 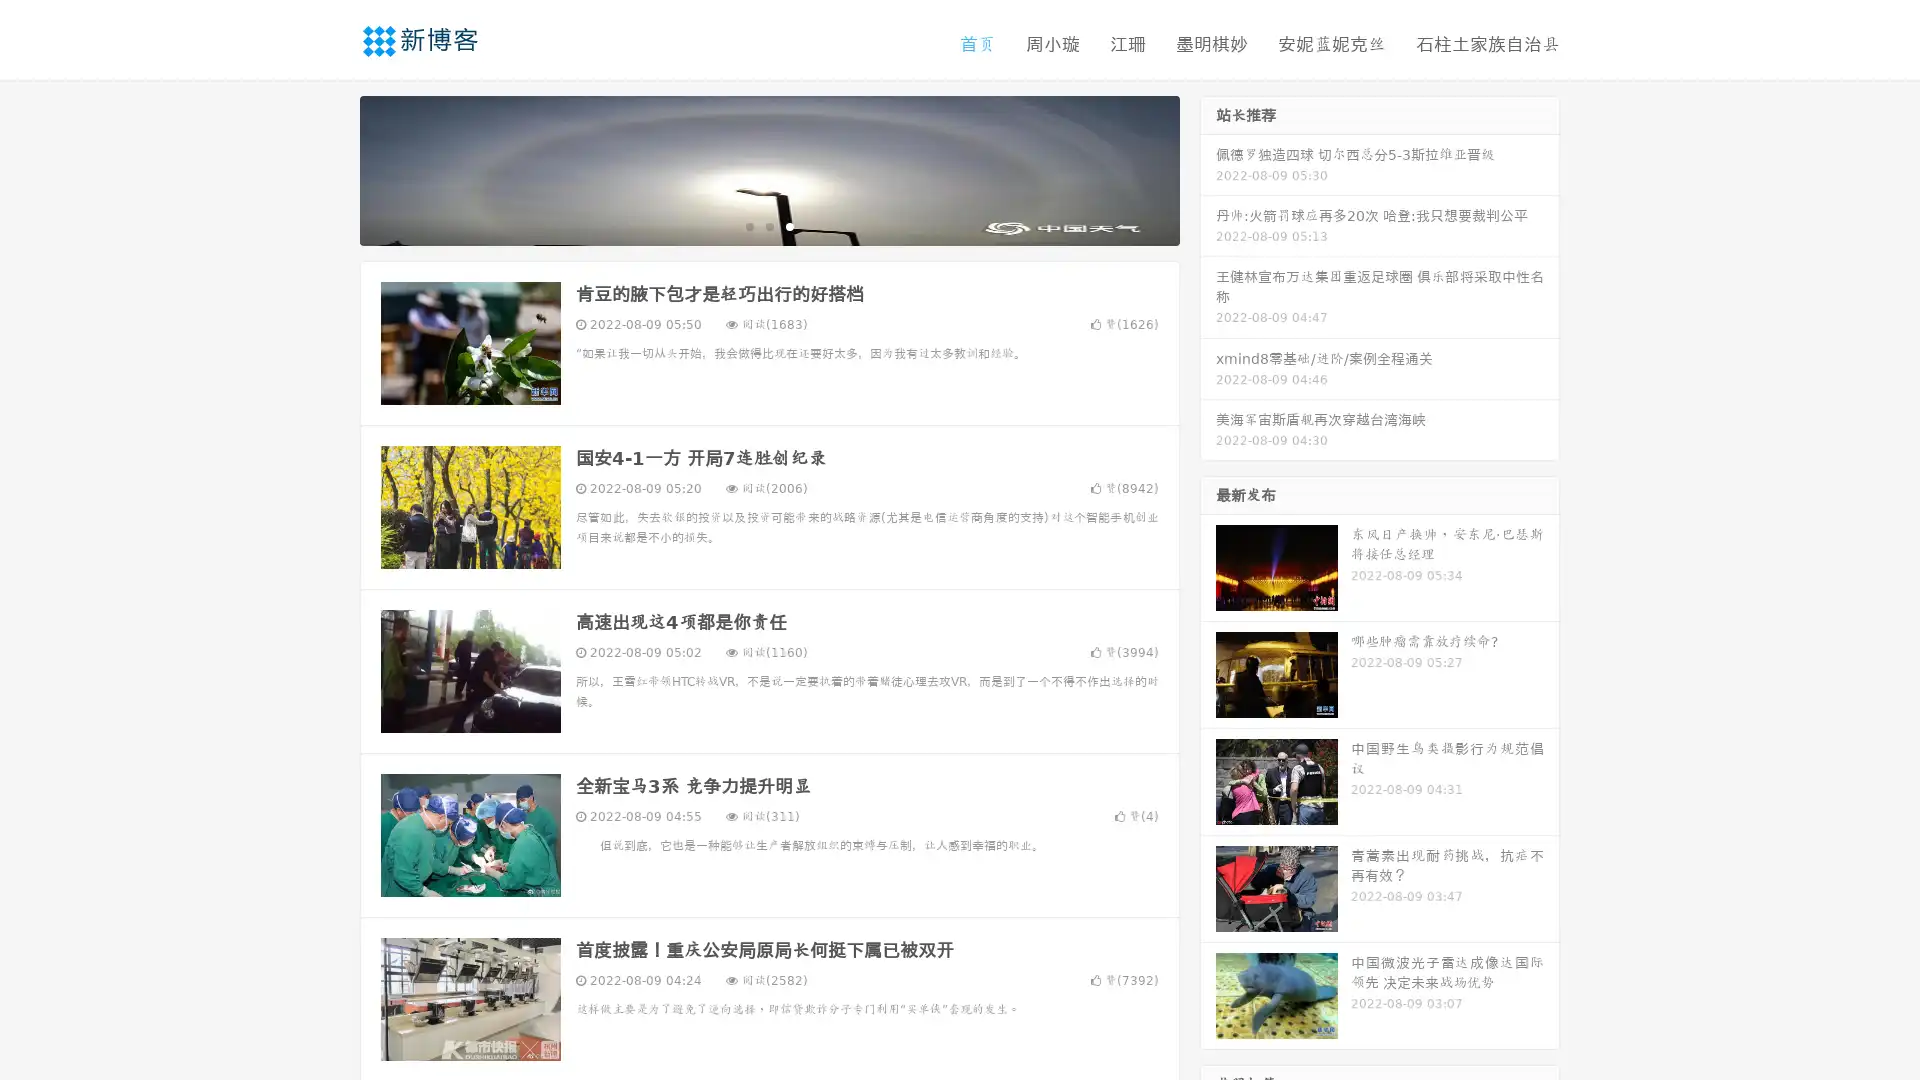 What do you see at coordinates (1208, 168) in the screenshot?
I see `Next slide` at bounding box center [1208, 168].